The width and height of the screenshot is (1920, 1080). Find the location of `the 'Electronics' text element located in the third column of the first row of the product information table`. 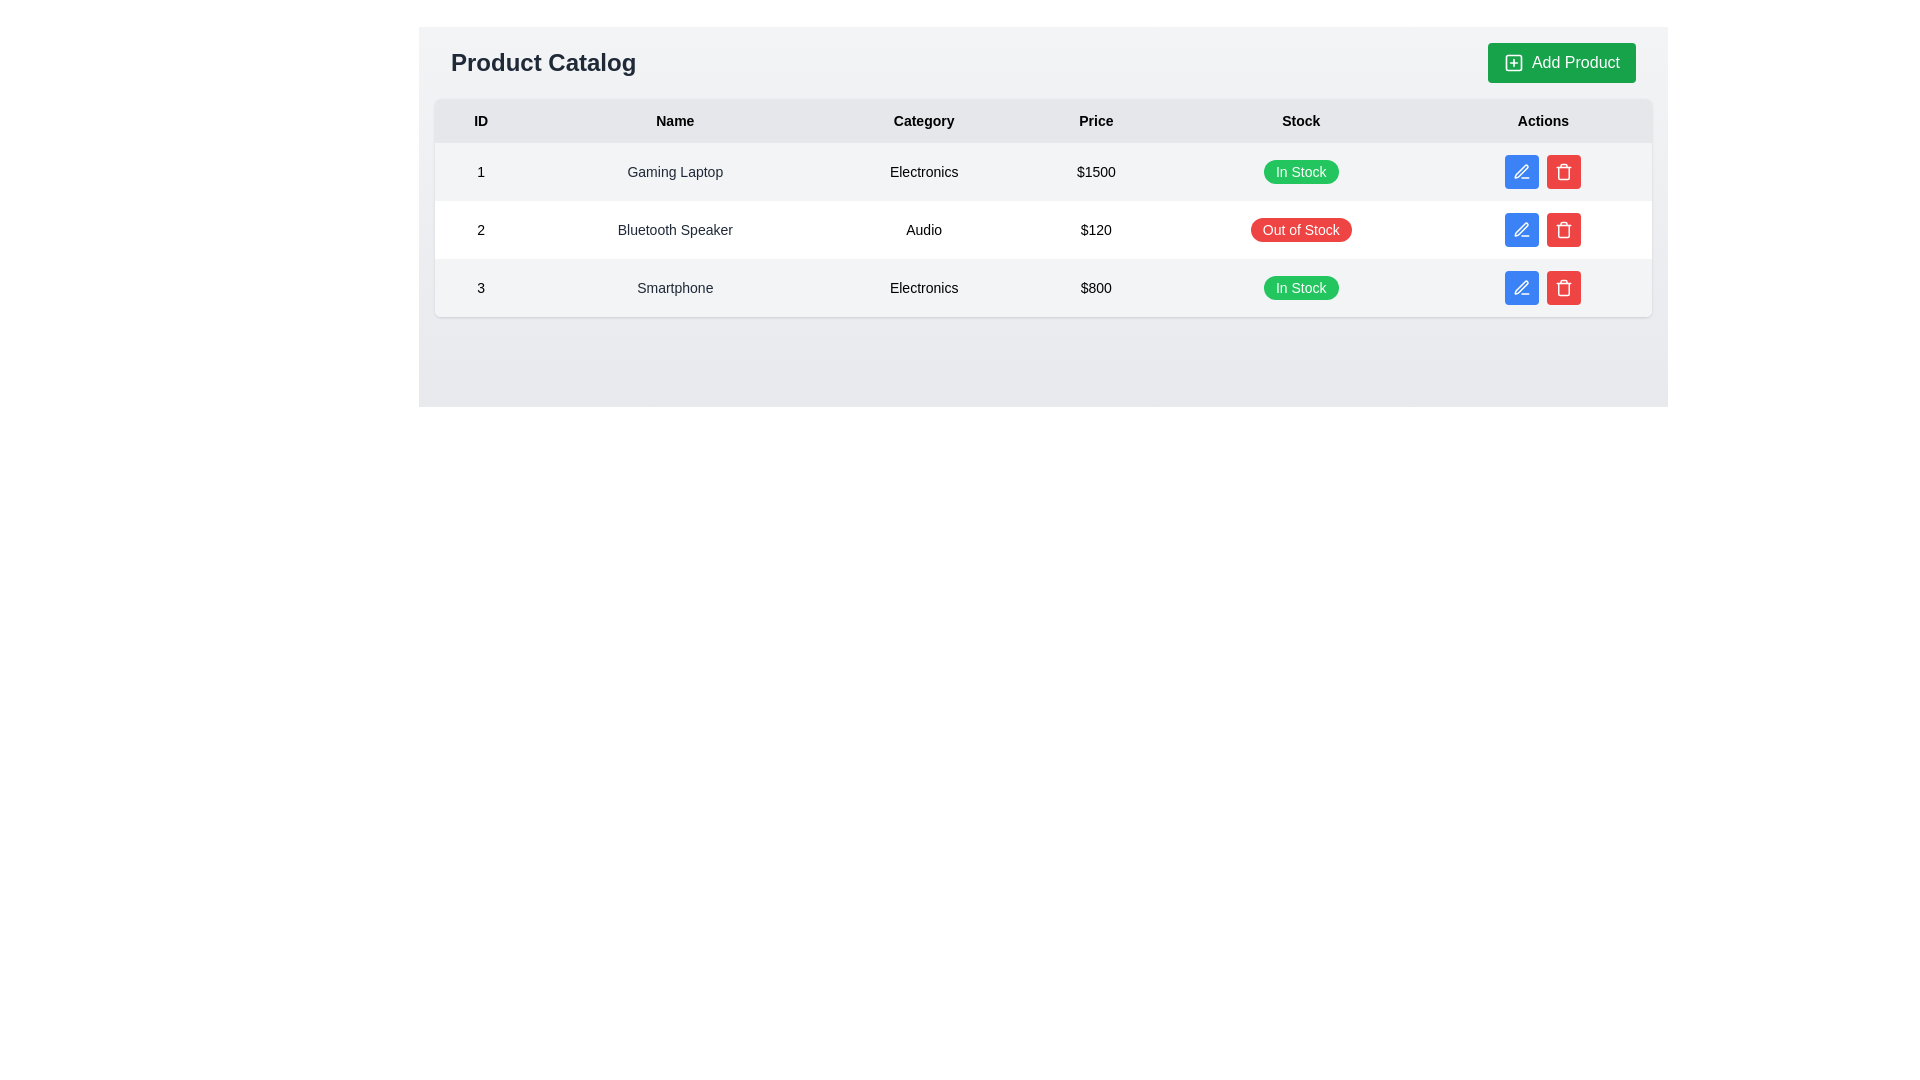

the 'Electronics' text element located in the third column of the first row of the product information table is located at coordinates (923, 171).